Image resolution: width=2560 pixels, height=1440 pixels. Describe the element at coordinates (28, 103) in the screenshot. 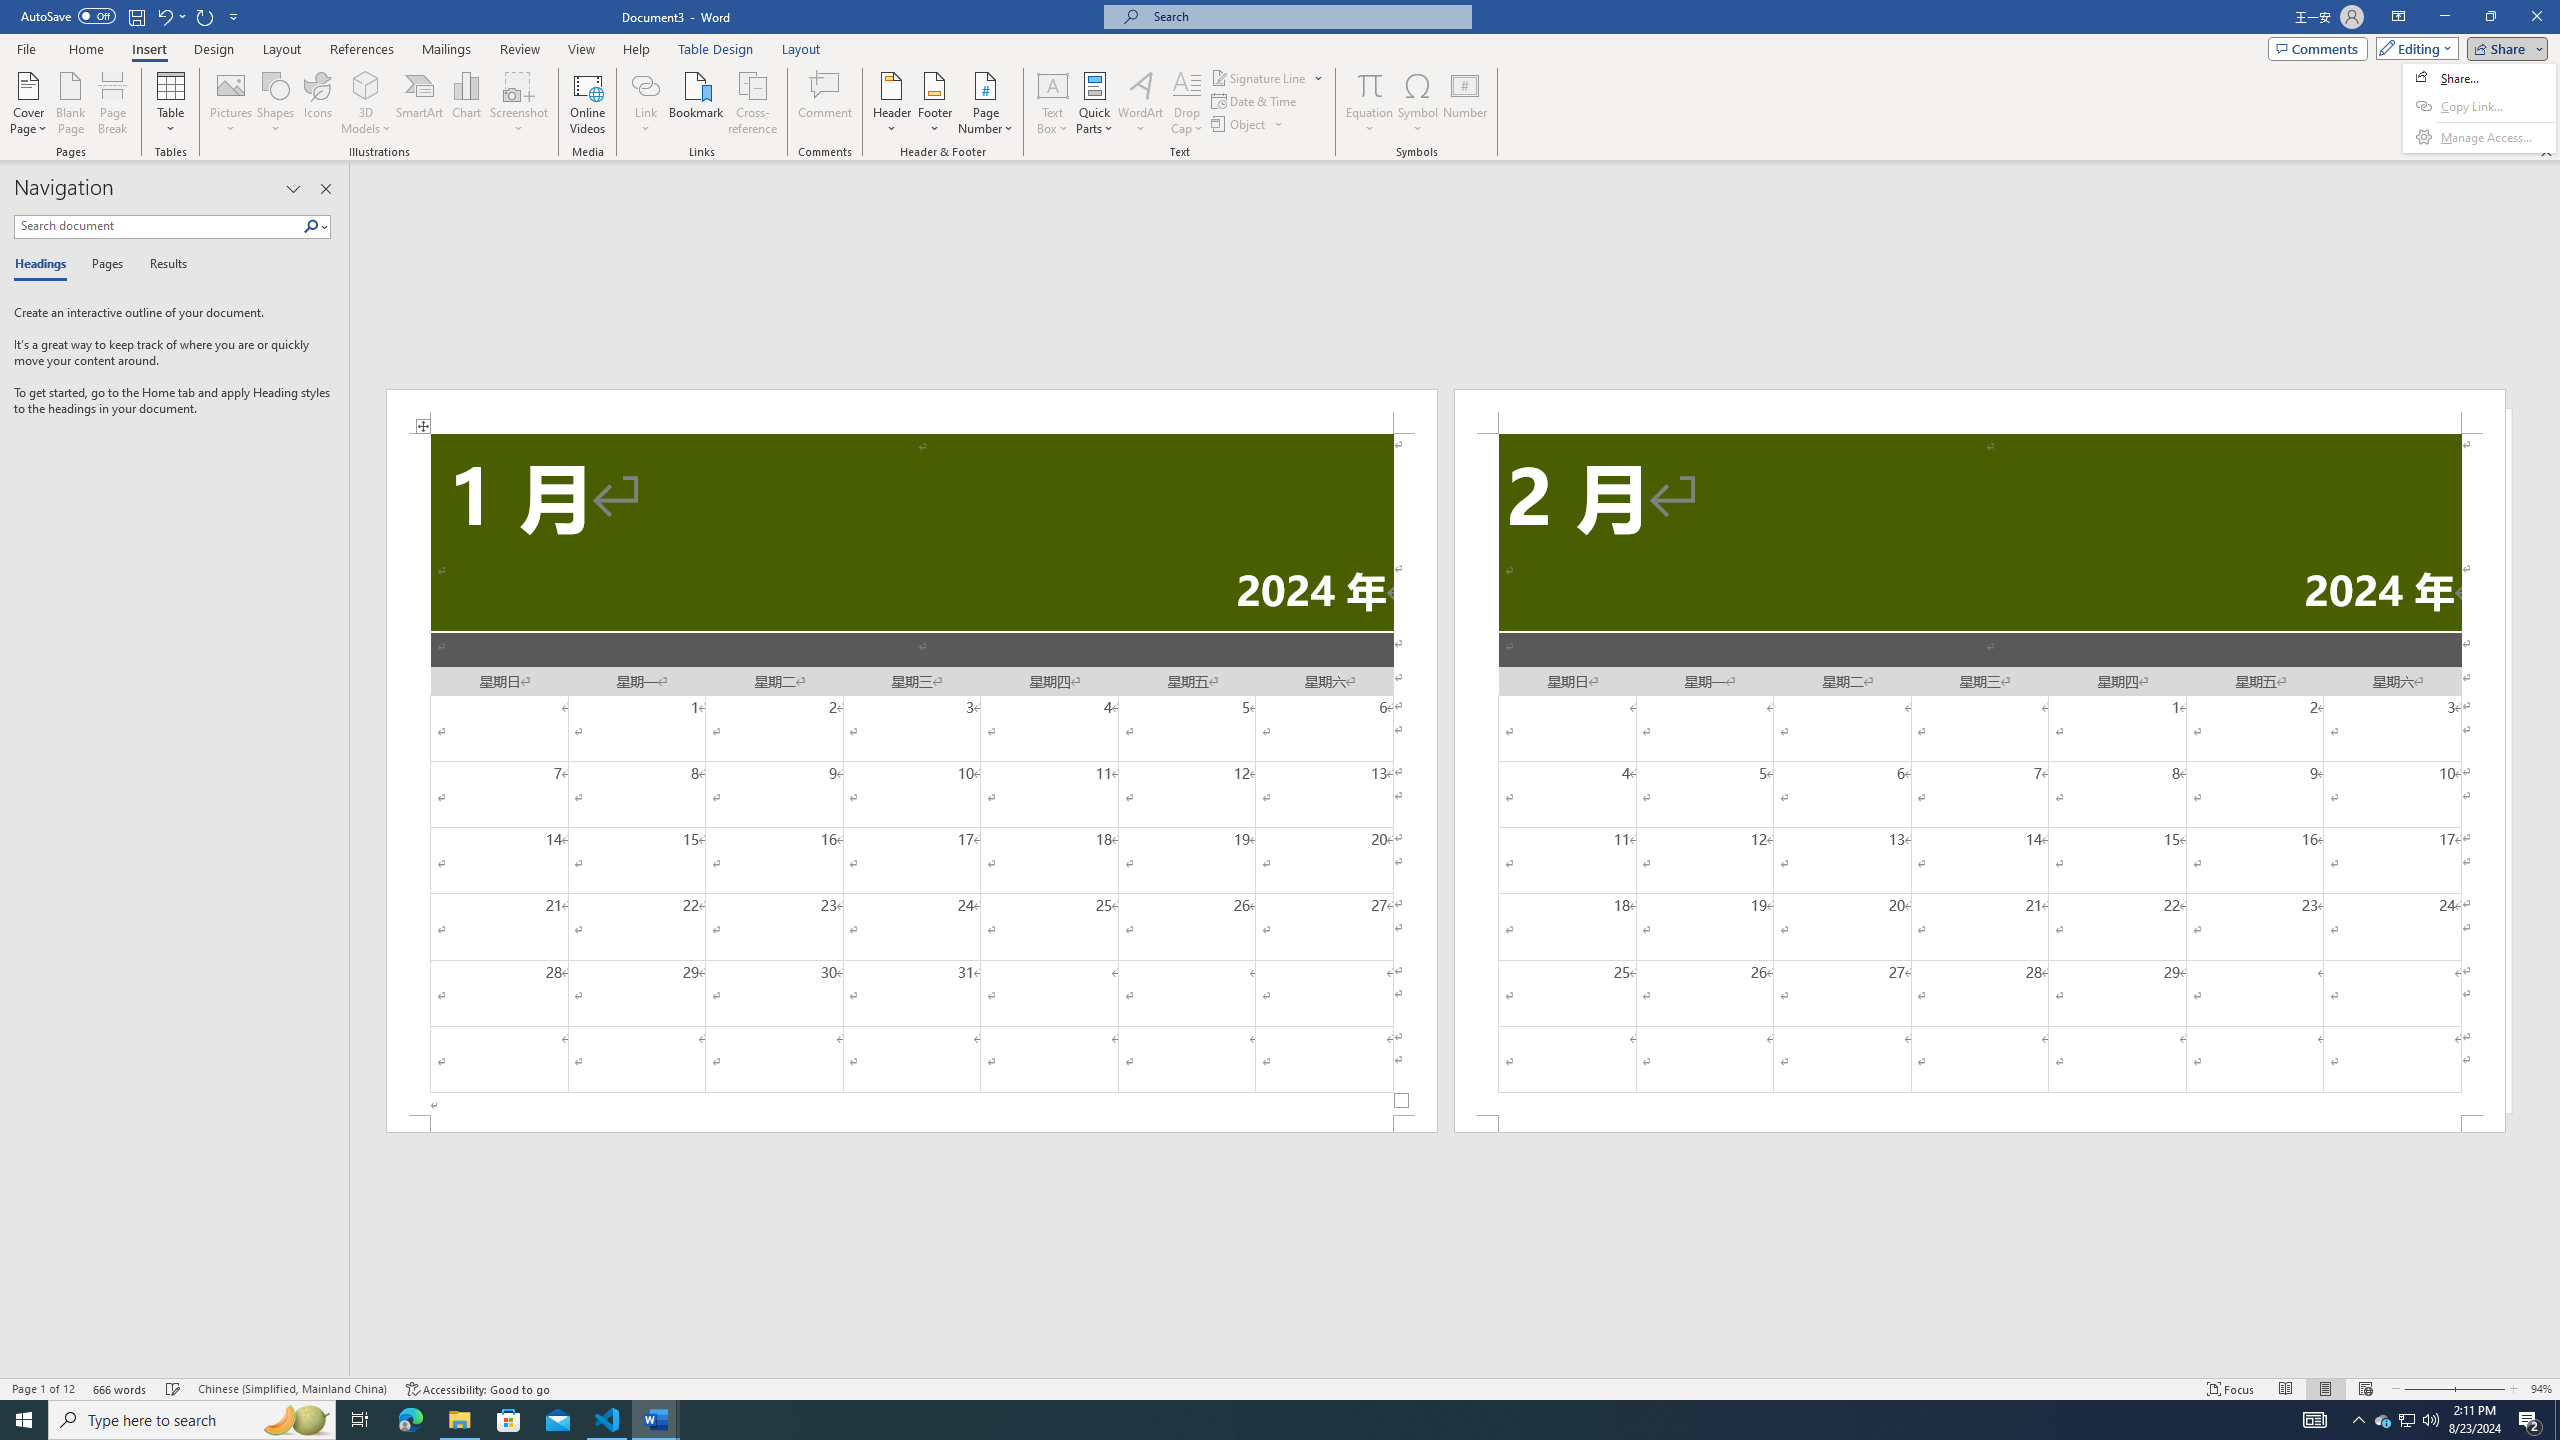

I see `'Cover Page'` at that location.